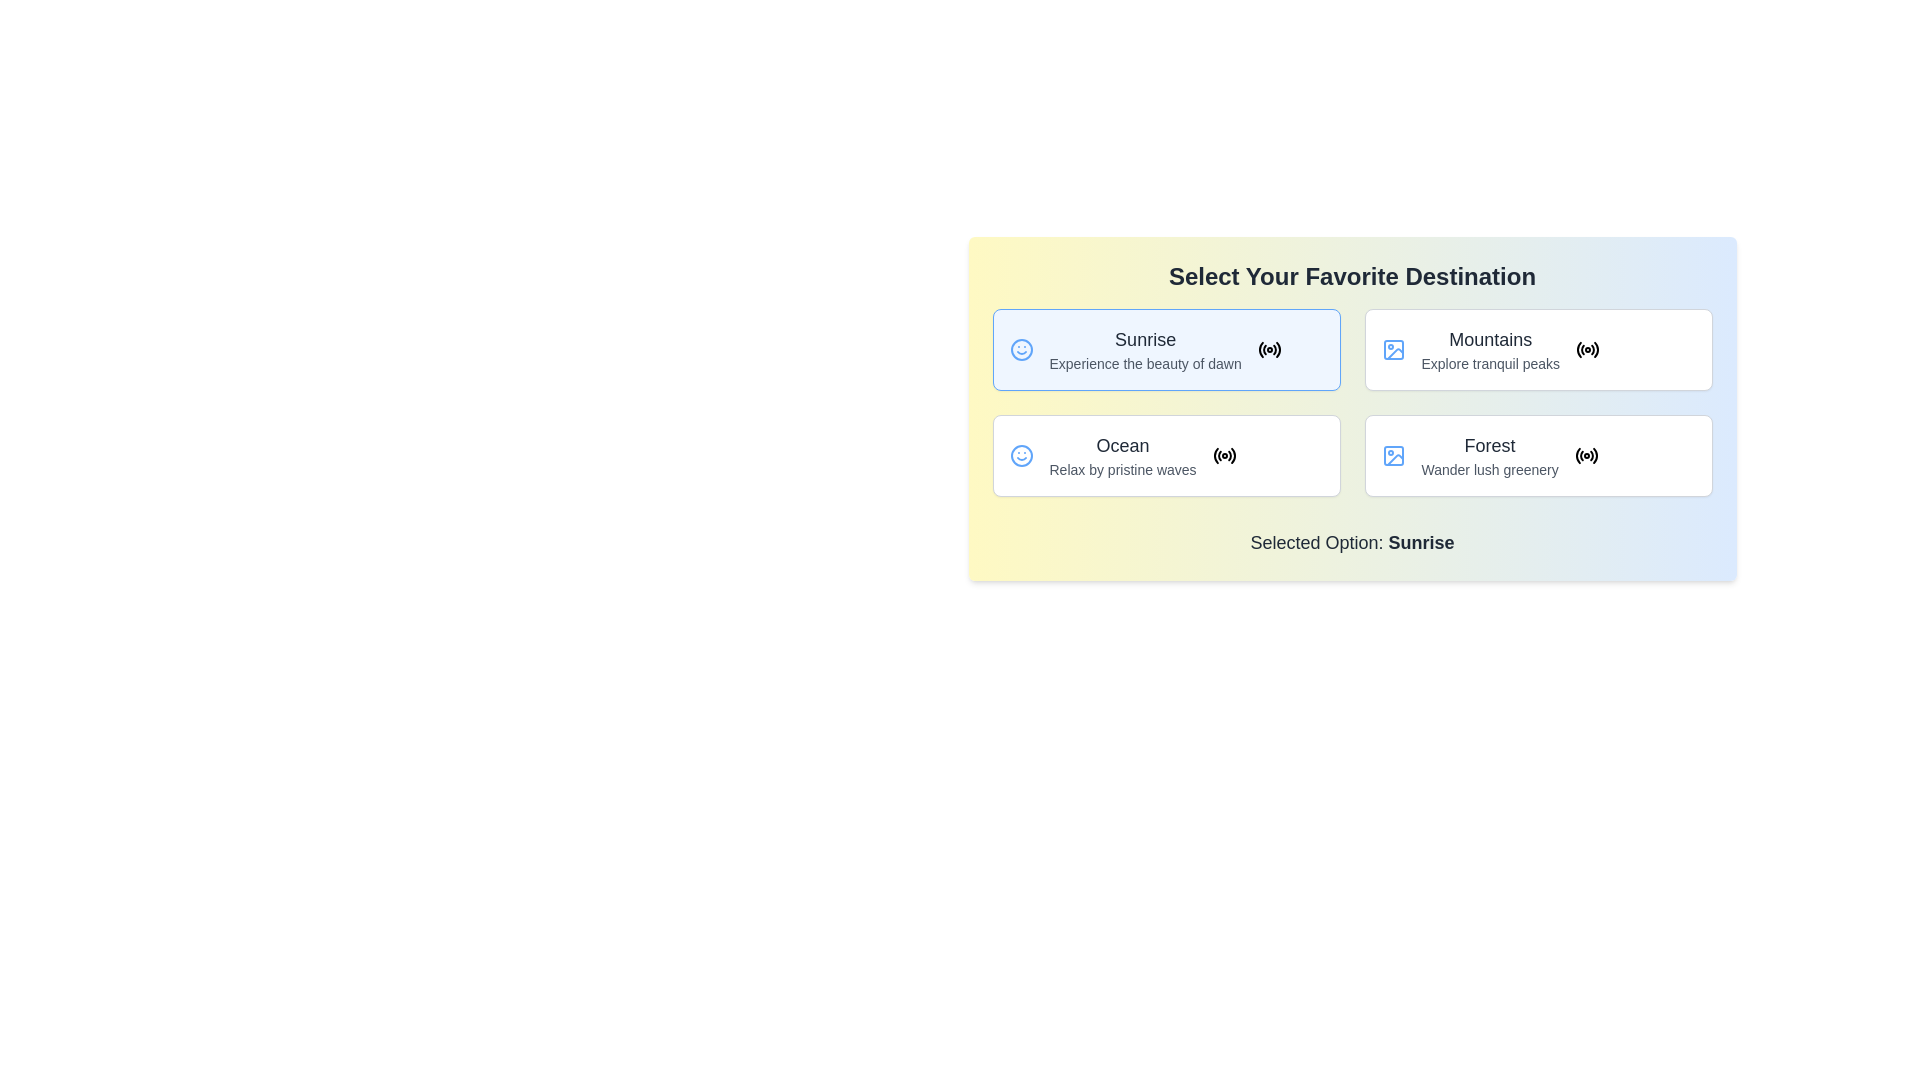  What do you see at coordinates (1490, 338) in the screenshot?
I see `the text label 'Mountains' which is styled as a title in bold dark gray, located in the top row of the right-hand box among four selectable options` at bounding box center [1490, 338].